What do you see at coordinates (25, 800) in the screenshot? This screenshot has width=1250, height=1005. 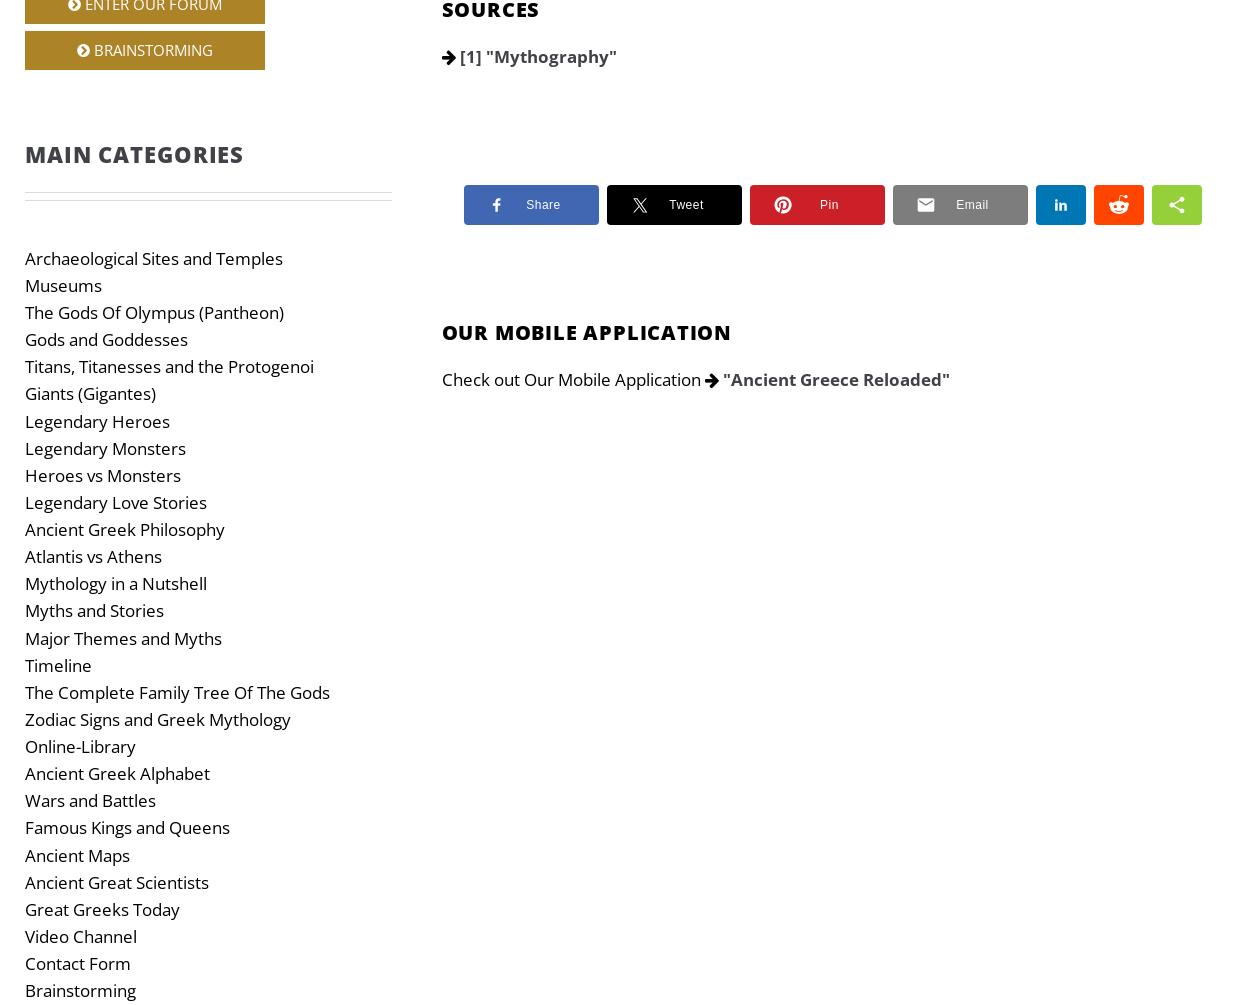 I see `'Wars and Battles'` at bounding box center [25, 800].